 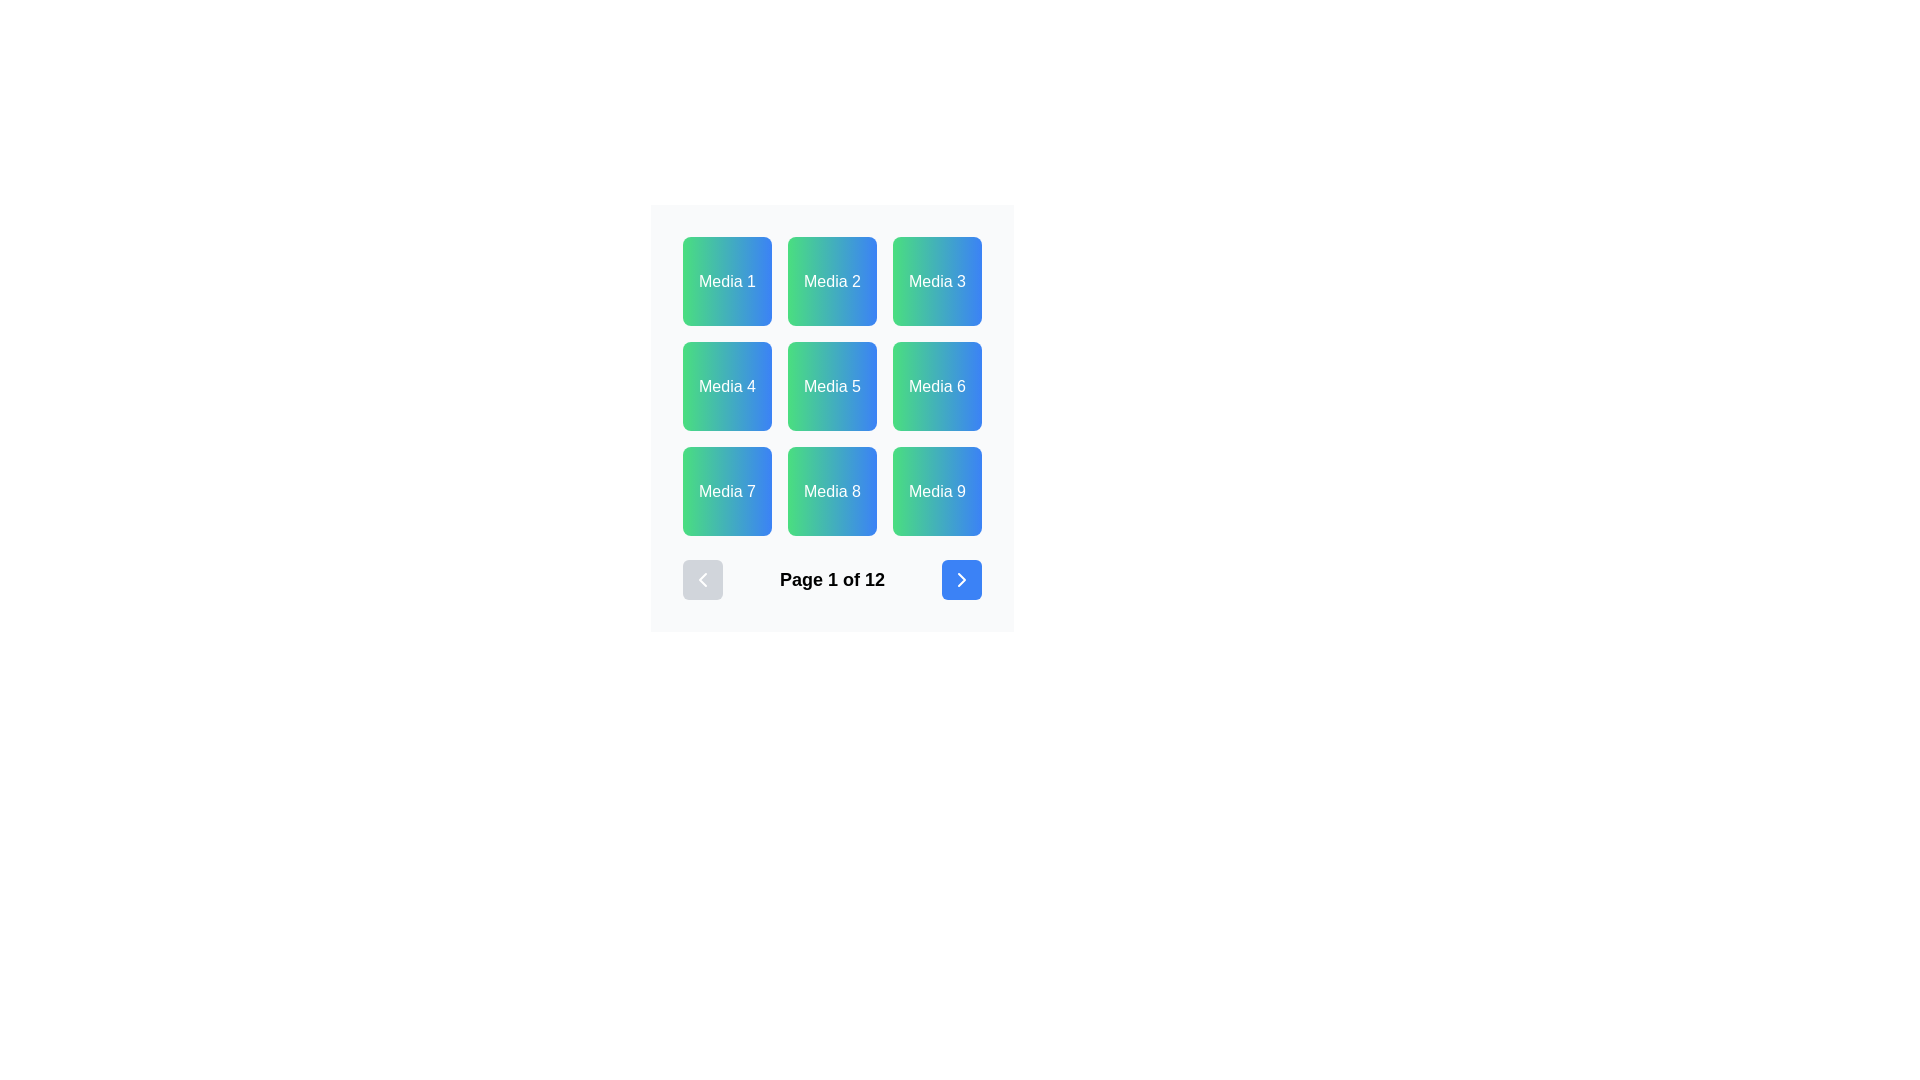 I want to click on the chevron icon in the button located in the bottom right corner of the interface, so click(x=961, y=579).